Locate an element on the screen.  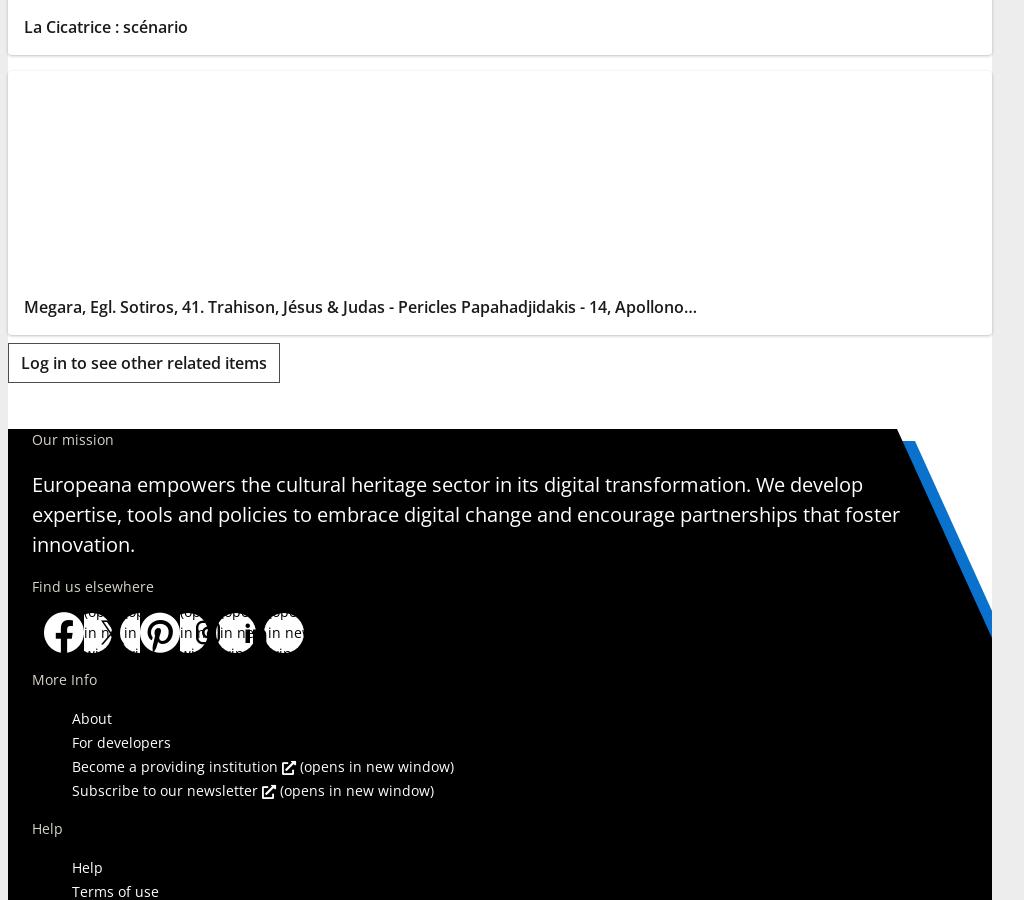
'Become a providing institution' is located at coordinates (177, 764).